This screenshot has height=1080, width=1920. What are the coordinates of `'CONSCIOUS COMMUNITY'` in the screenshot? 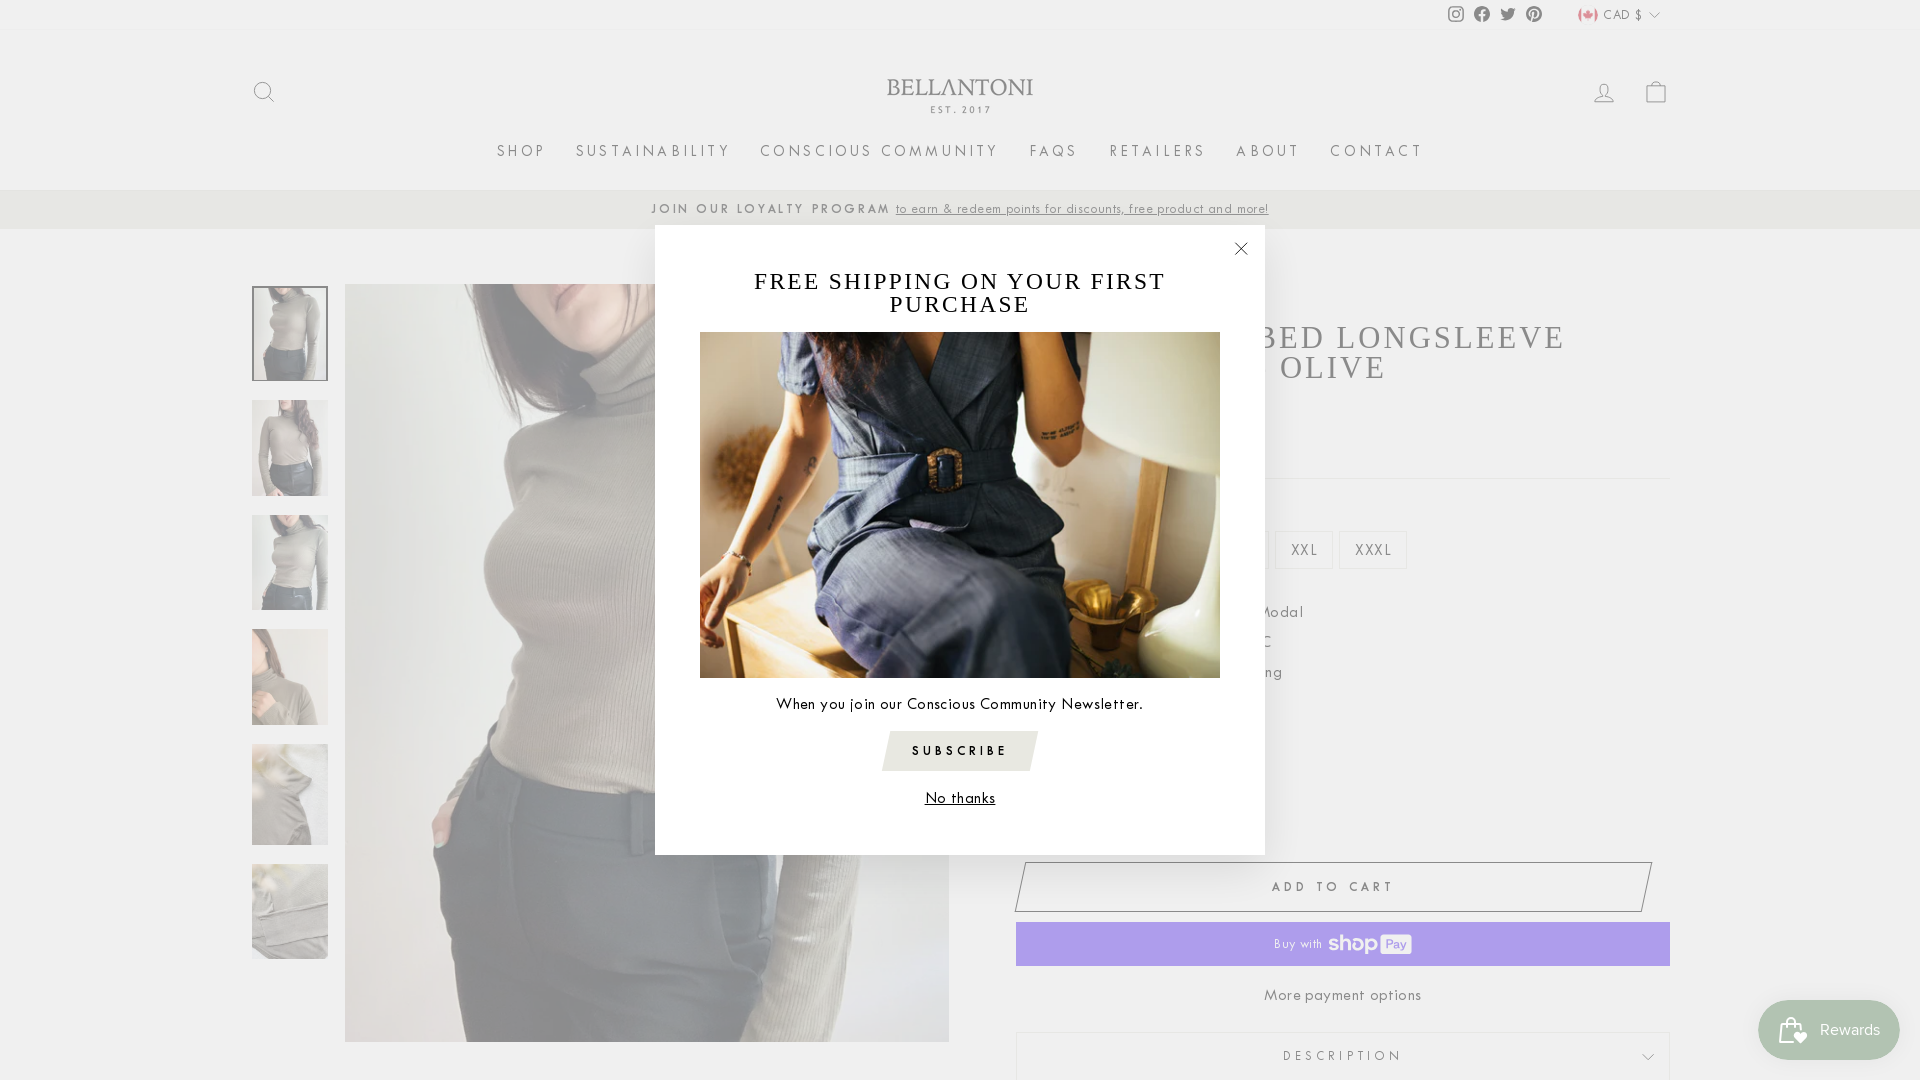 It's located at (879, 150).